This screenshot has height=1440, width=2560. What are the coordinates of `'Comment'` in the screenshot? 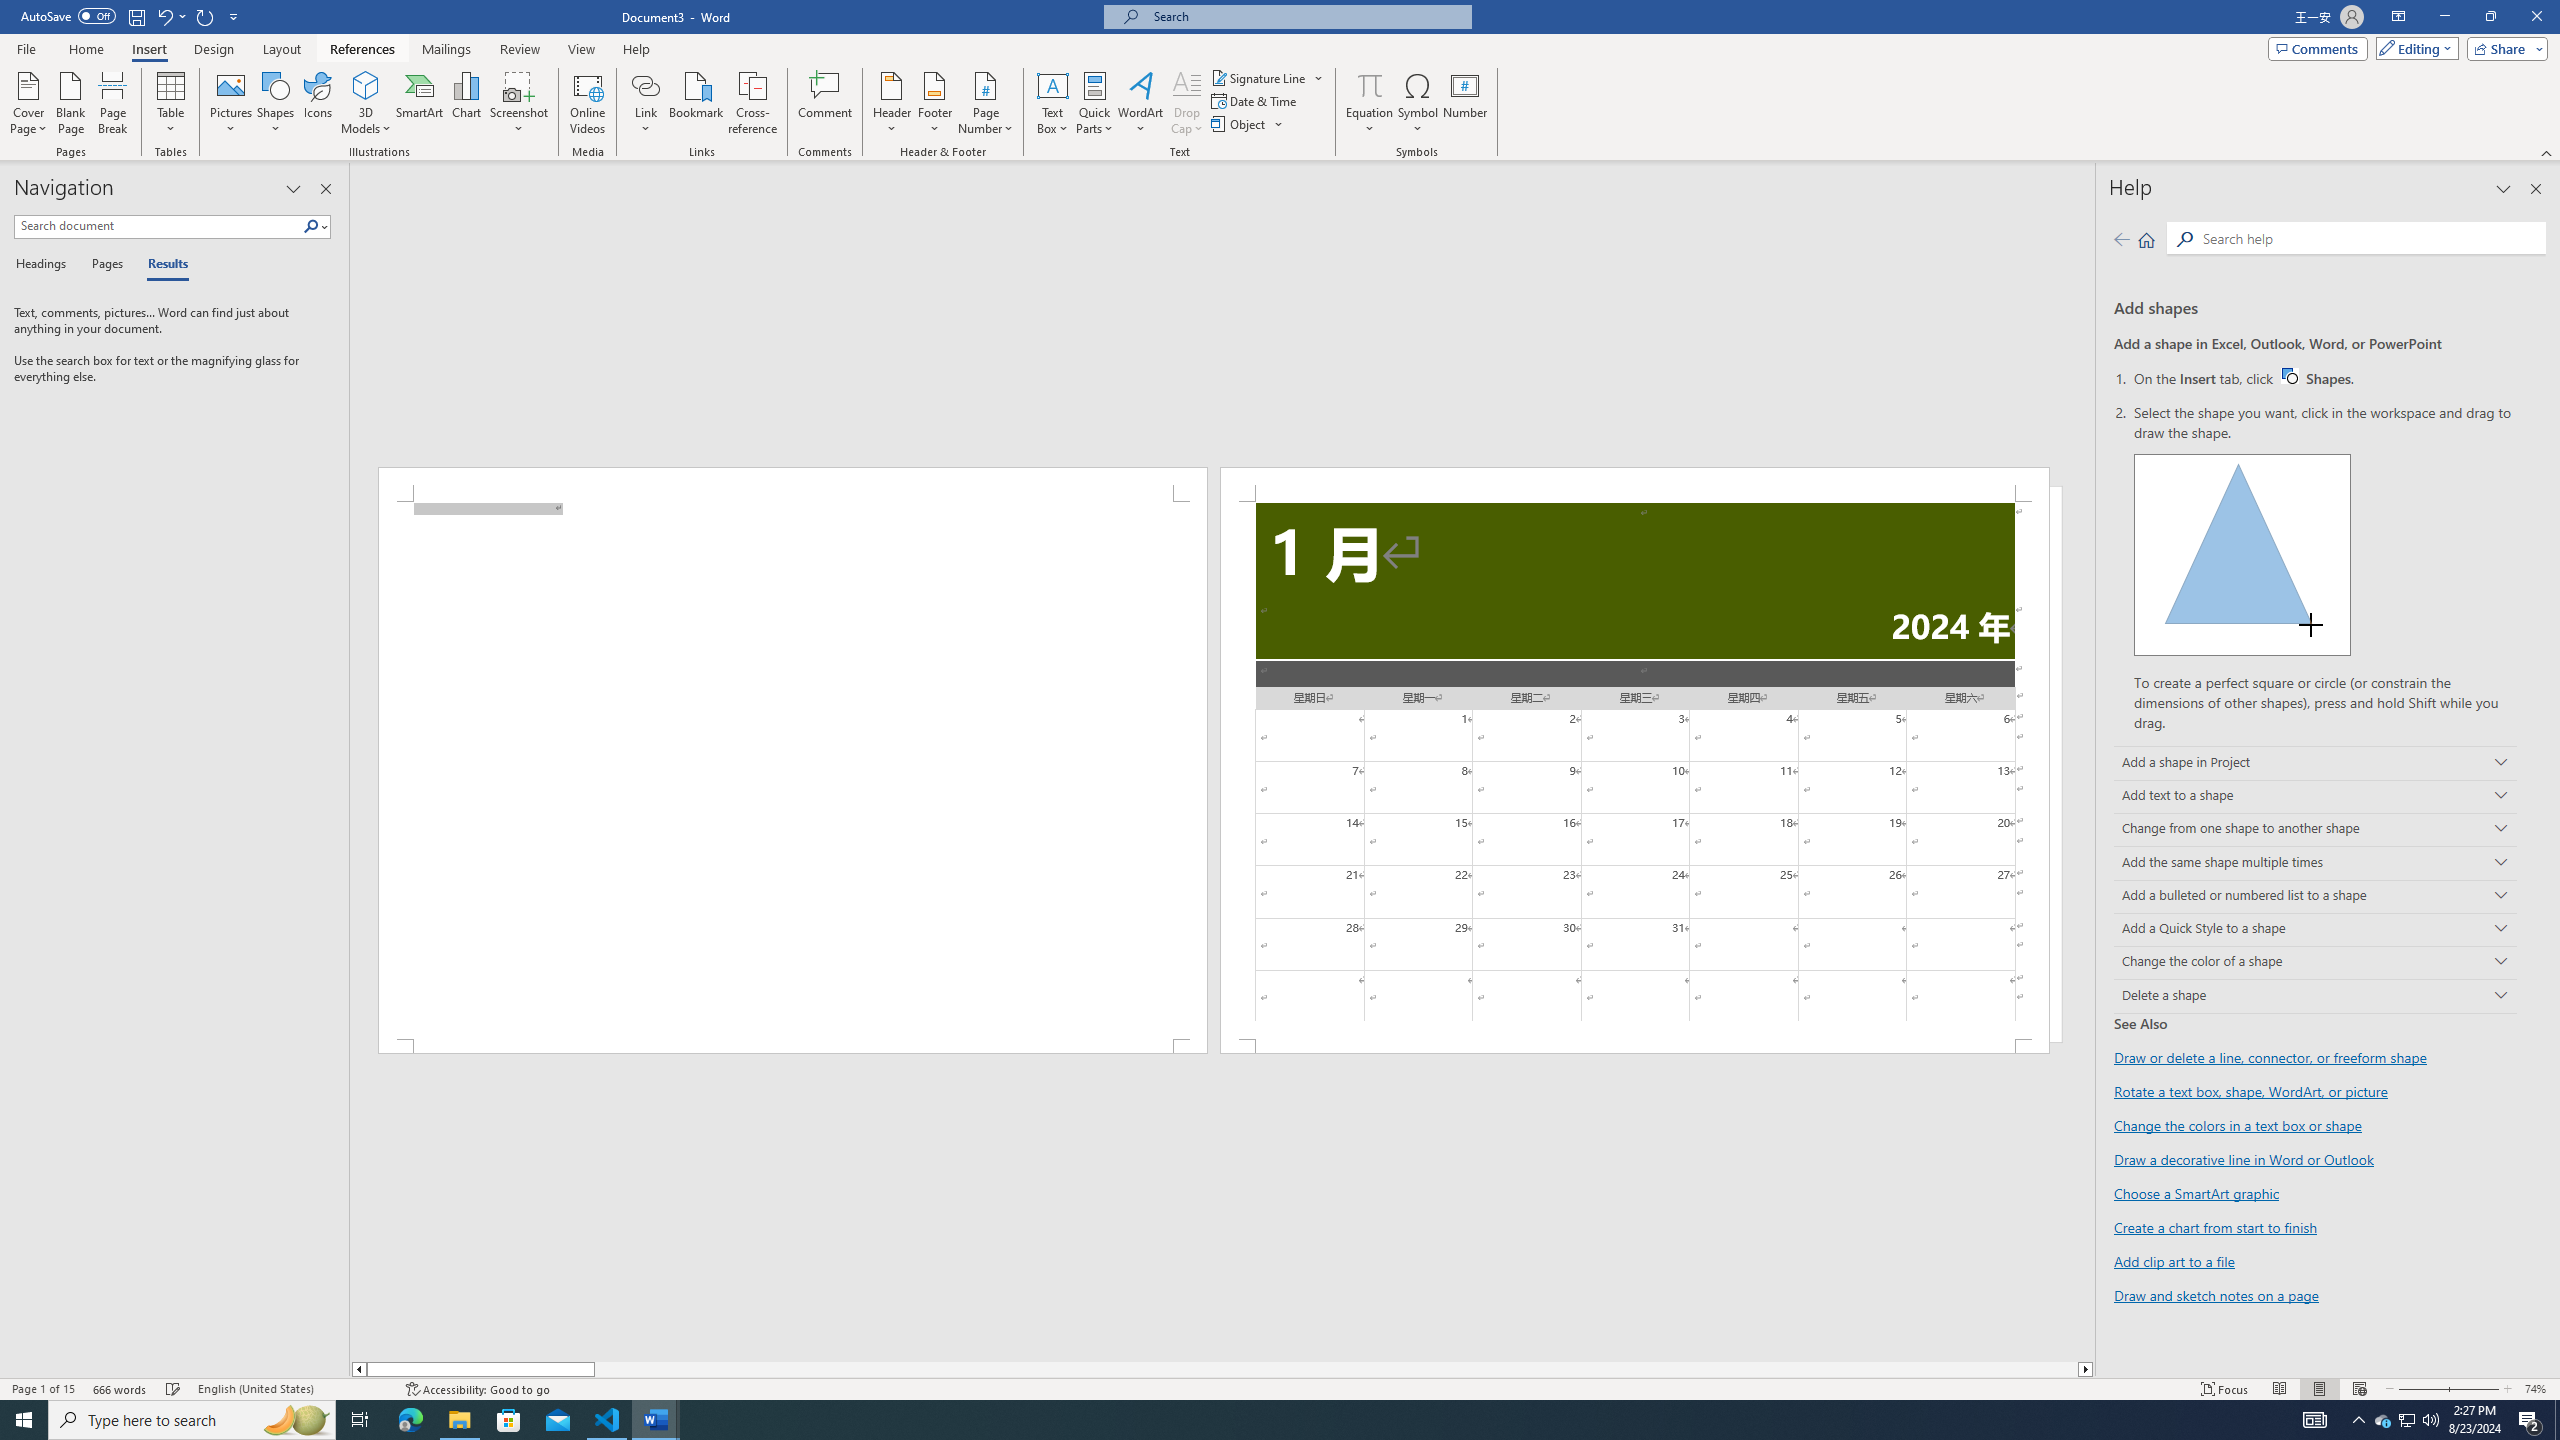 It's located at (824, 103).